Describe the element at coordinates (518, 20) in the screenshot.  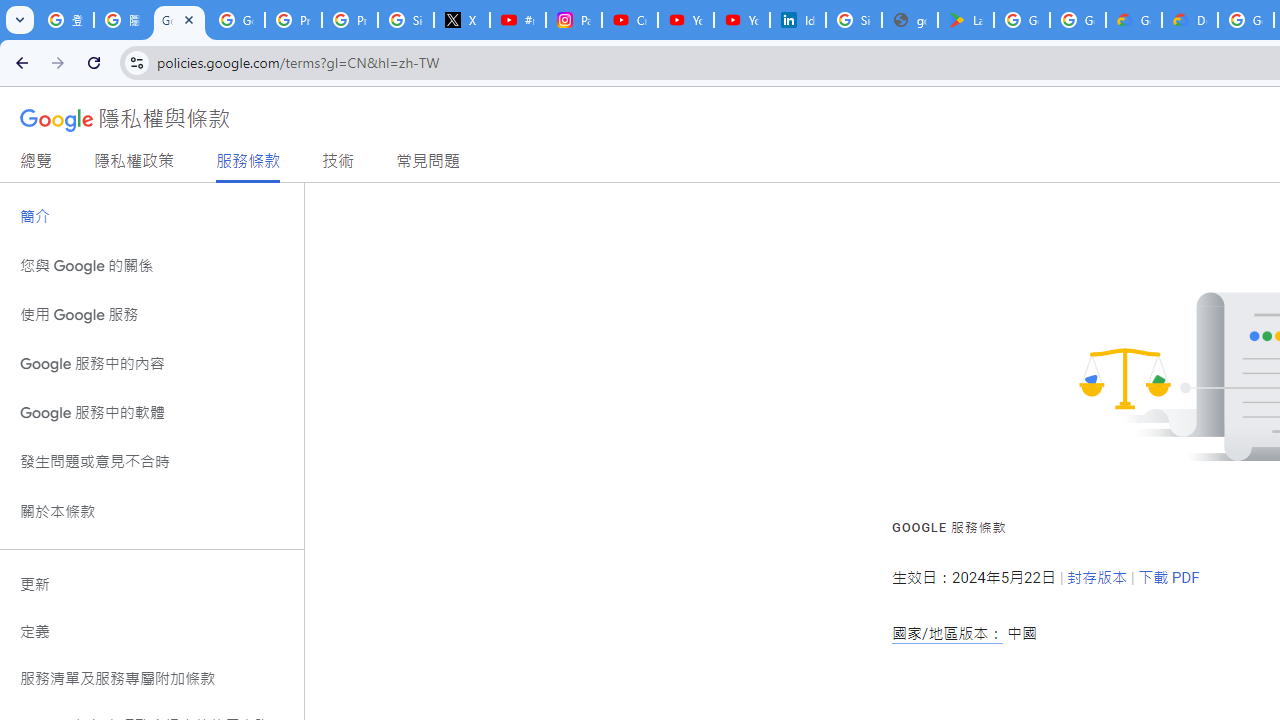
I see `'#nbabasketballhighlights - YouTube'` at that location.